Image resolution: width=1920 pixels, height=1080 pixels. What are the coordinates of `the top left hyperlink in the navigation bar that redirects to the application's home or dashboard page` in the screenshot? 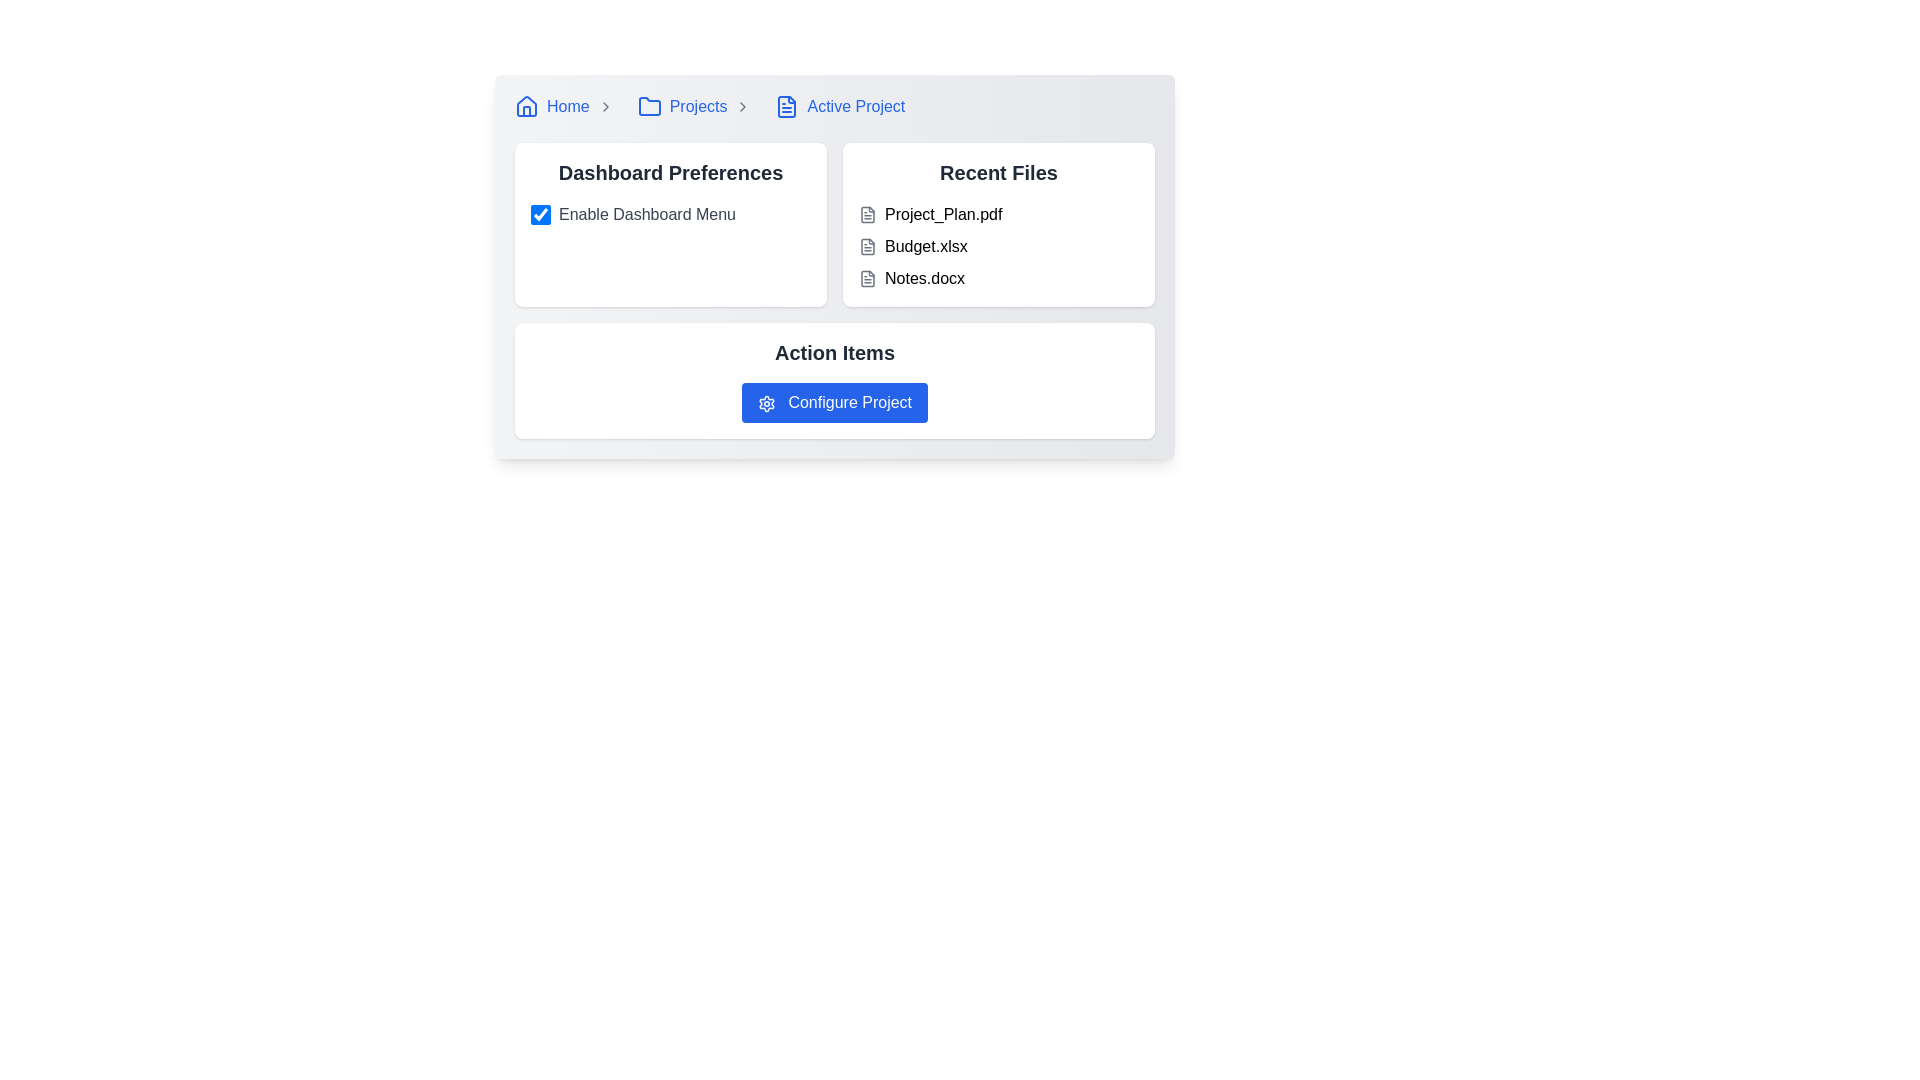 It's located at (552, 107).